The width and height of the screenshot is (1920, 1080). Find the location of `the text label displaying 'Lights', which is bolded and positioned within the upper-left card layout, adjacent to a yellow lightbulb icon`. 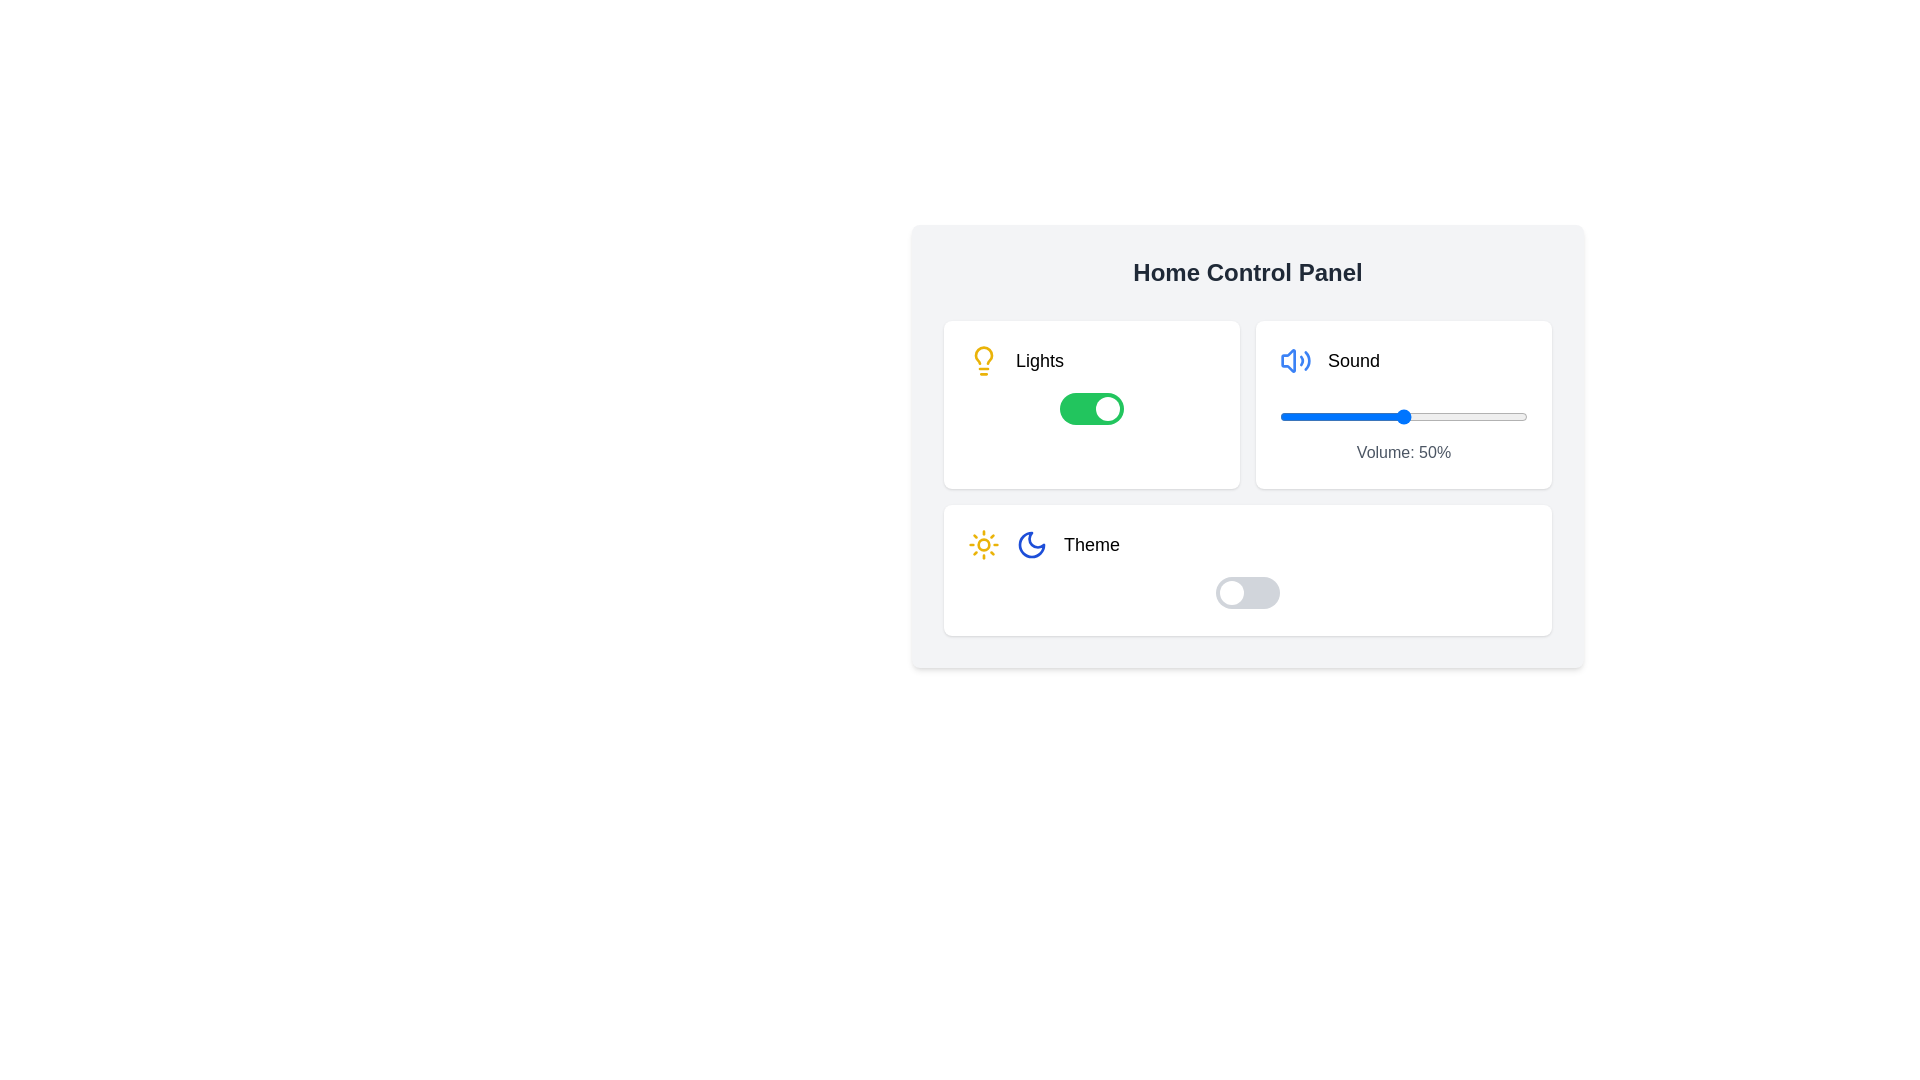

the text label displaying 'Lights', which is bolded and positioned within the upper-left card layout, adjacent to a yellow lightbulb icon is located at coordinates (1040, 361).